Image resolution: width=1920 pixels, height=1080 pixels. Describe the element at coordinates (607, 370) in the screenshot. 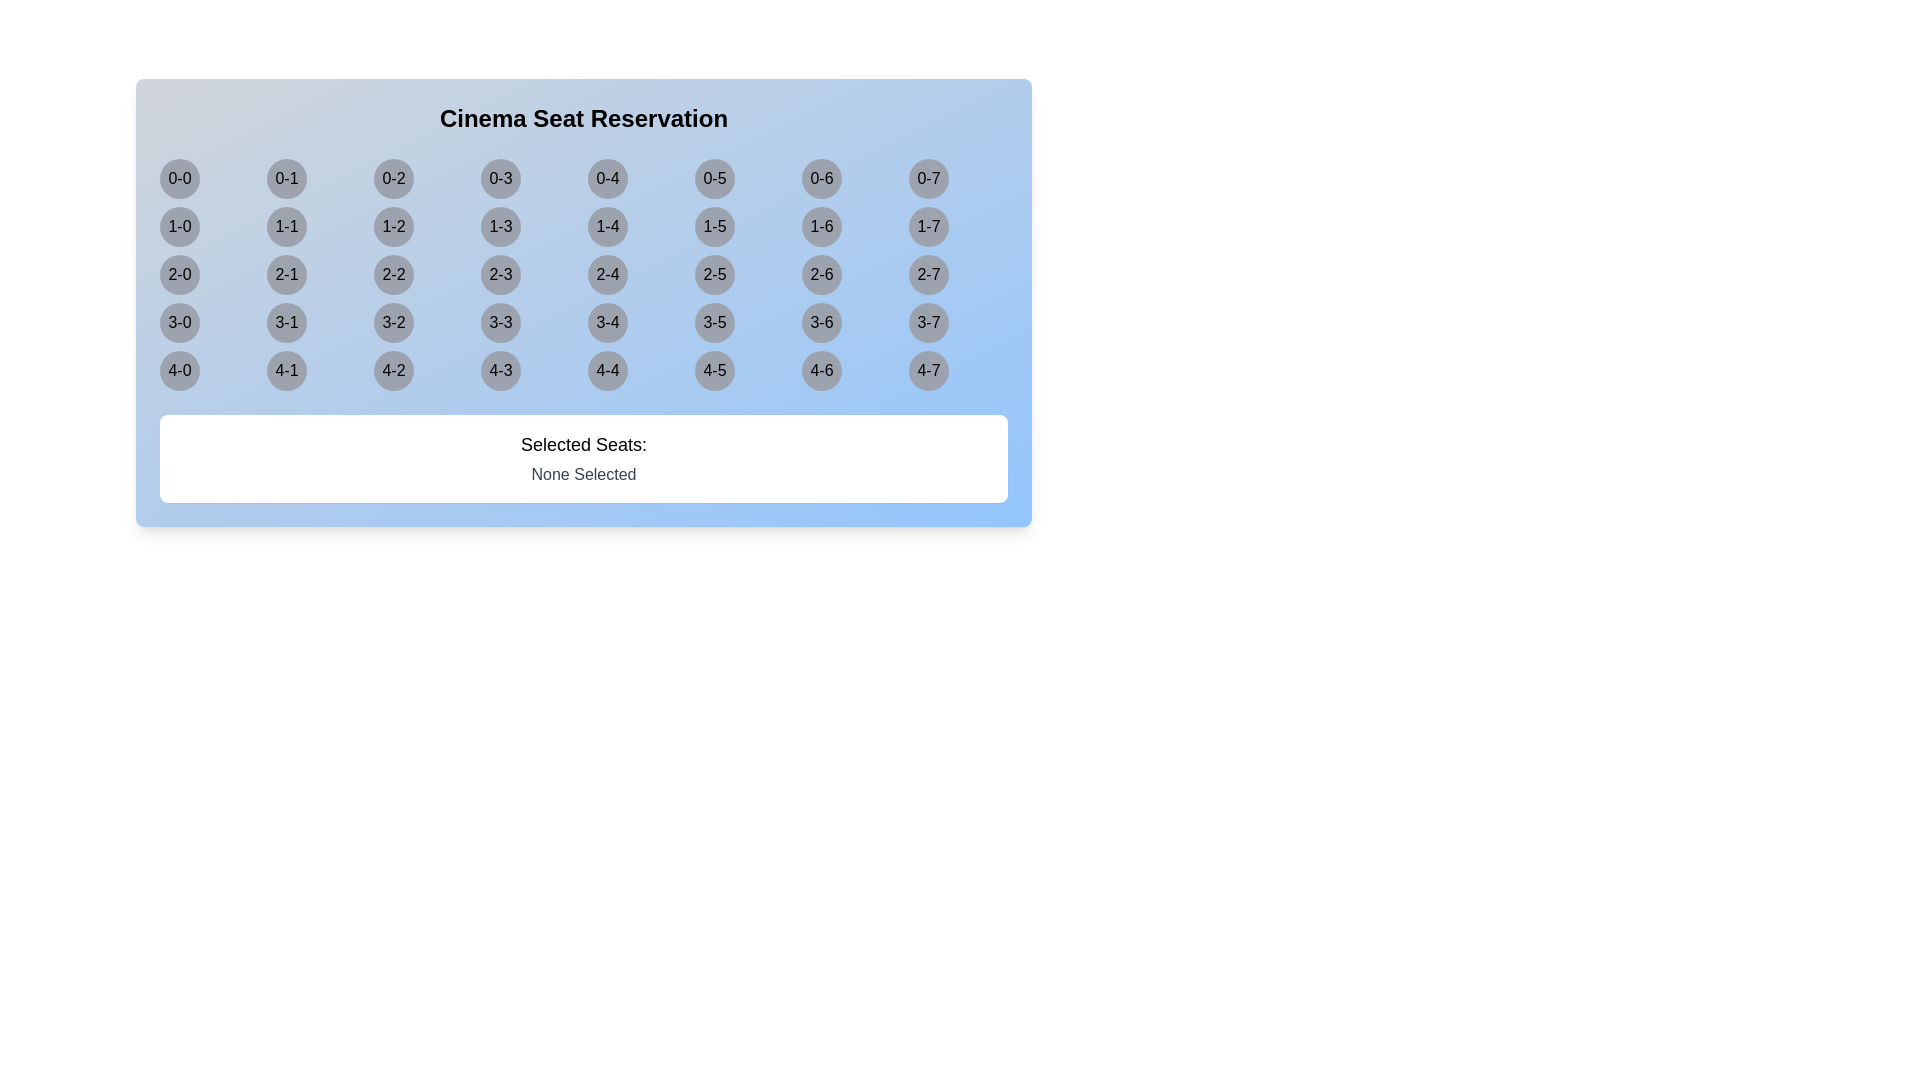

I see `the selectable button labeled '4-4' in the fifth row and fifth column of the grid` at that location.